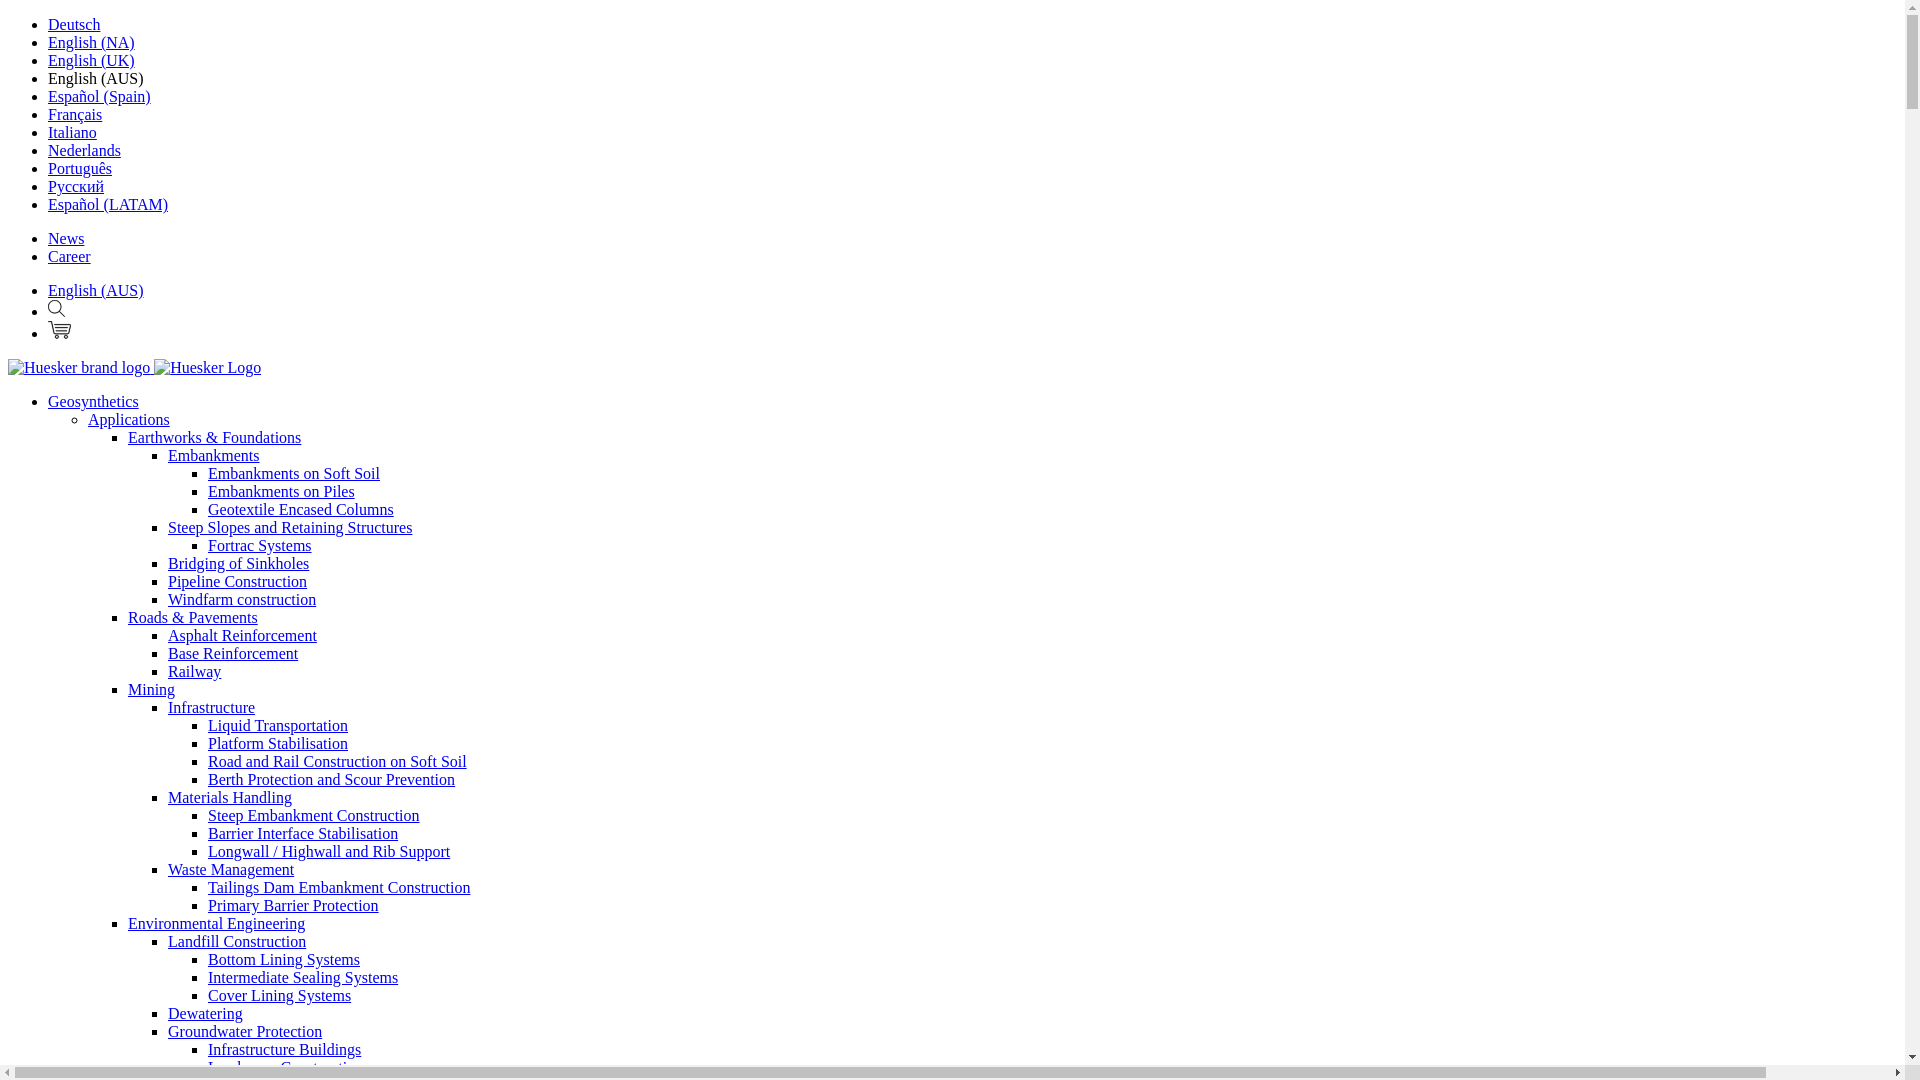 The image size is (1920, 1080). What do you see at coordinates (284, 1066) in the screenshot?
I see `'Landscape Construction'` at bounding box center [284, 1066].